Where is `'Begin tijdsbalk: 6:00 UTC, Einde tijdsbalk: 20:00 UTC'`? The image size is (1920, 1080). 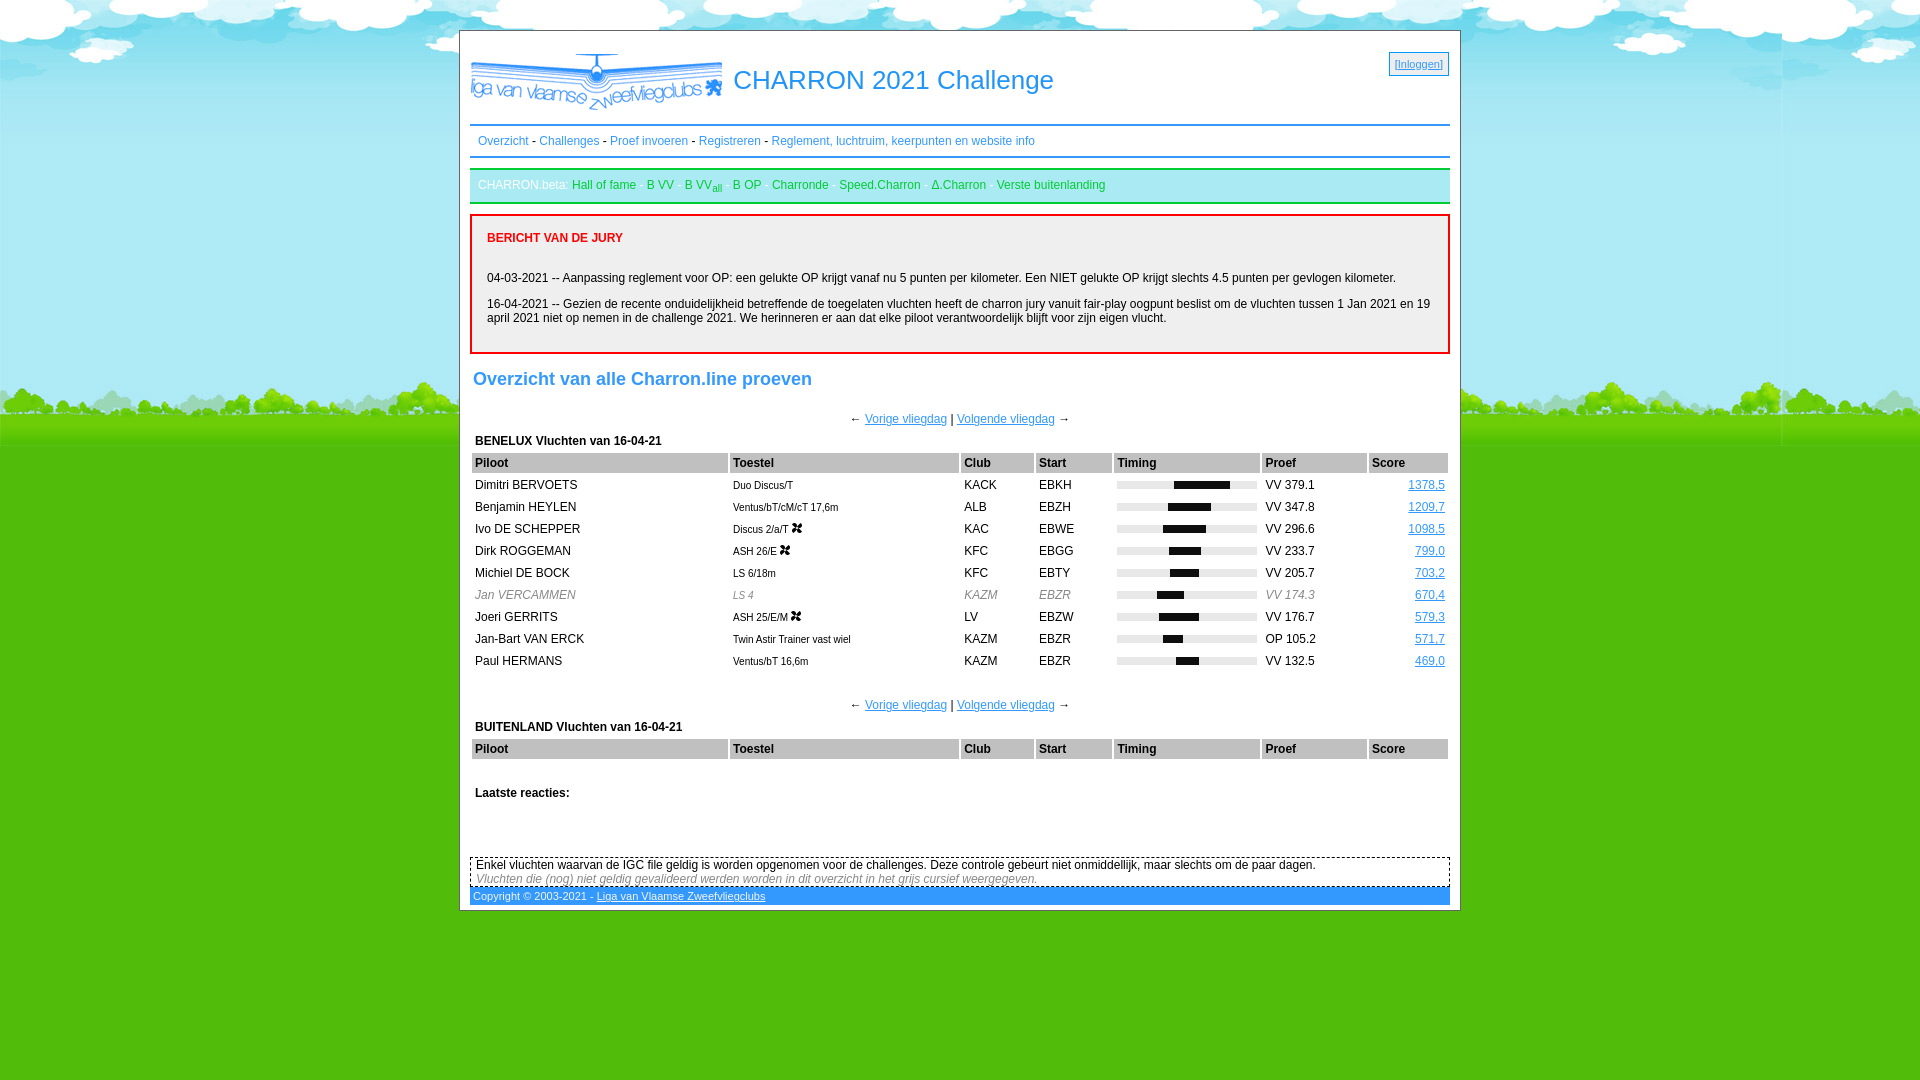 'Begin tijdsbalk: 6:00 UTC, Einde tijdsbalk: 20:00 UTC' is located at coordinates (1186, 527).